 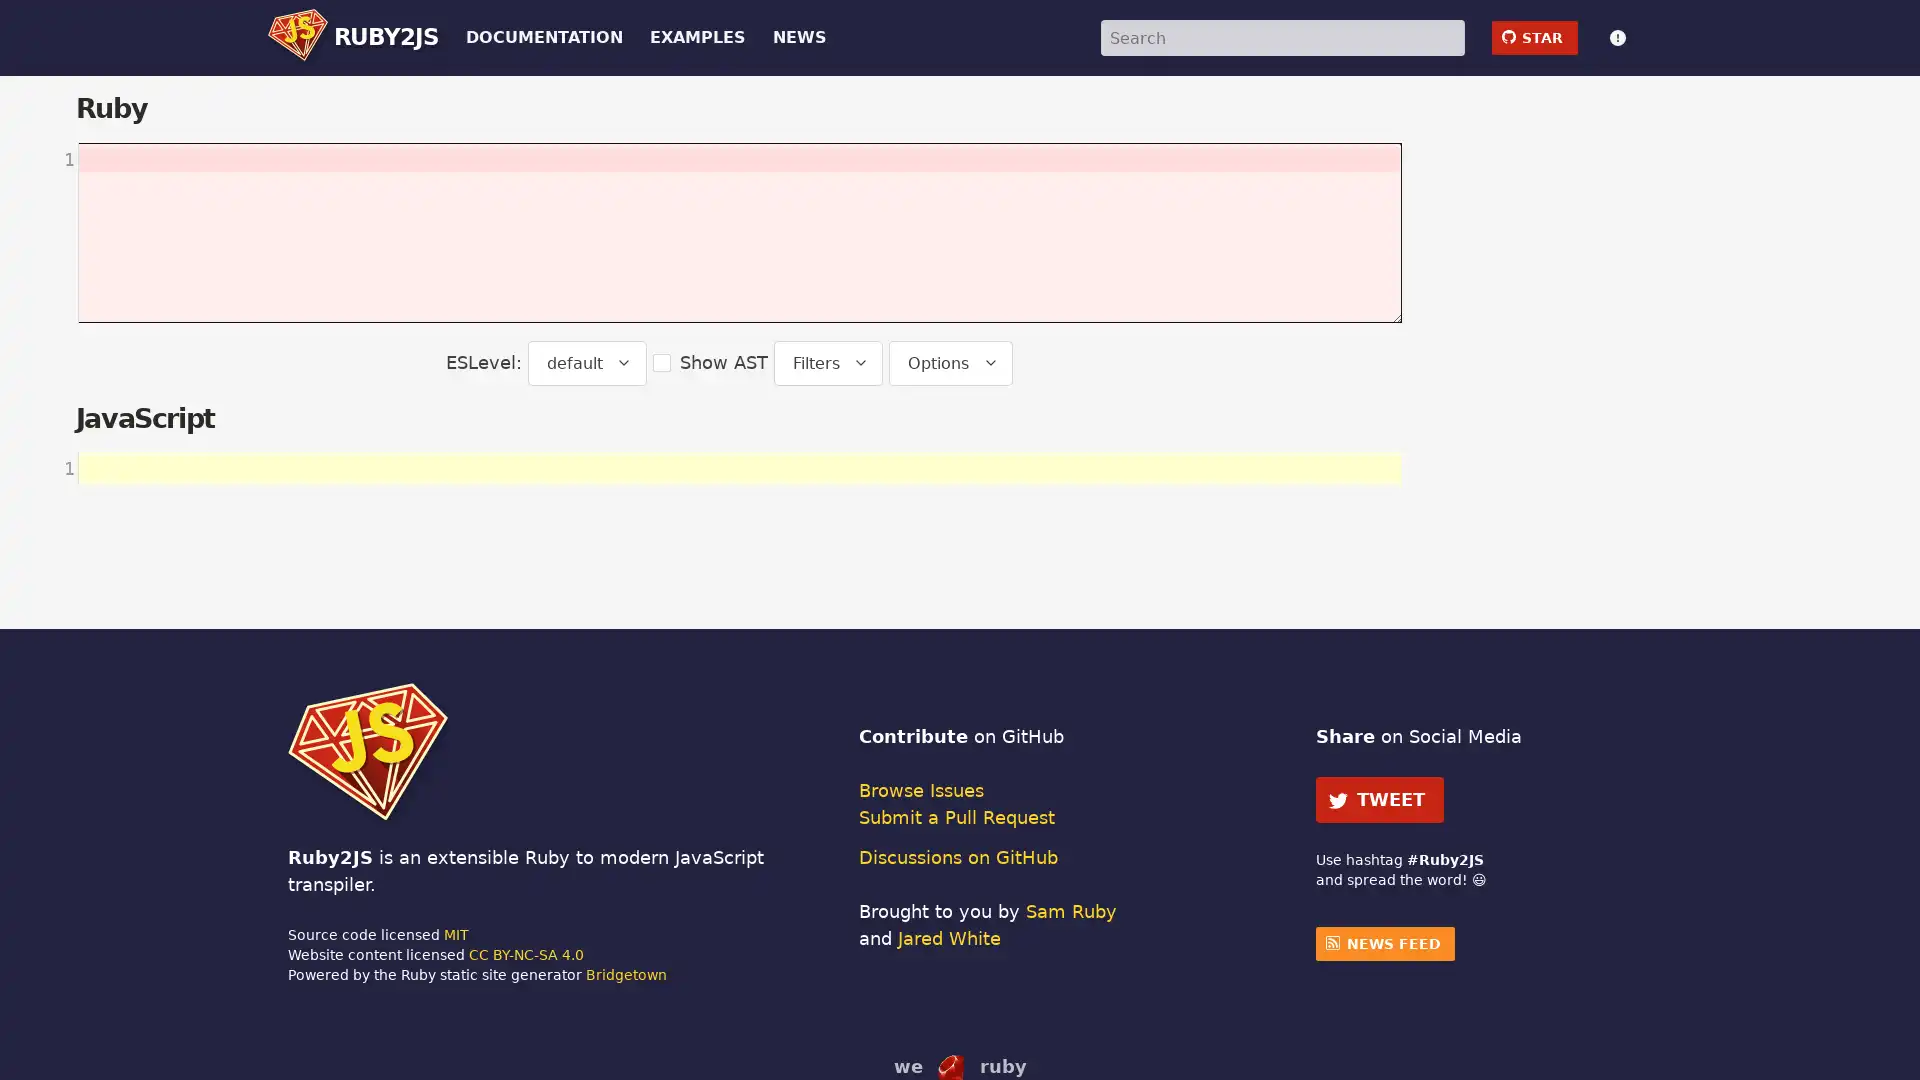 What do you see at coordinates (828, 362) in the screenshot?
I see `Filters` at bounding box center [828, 362].